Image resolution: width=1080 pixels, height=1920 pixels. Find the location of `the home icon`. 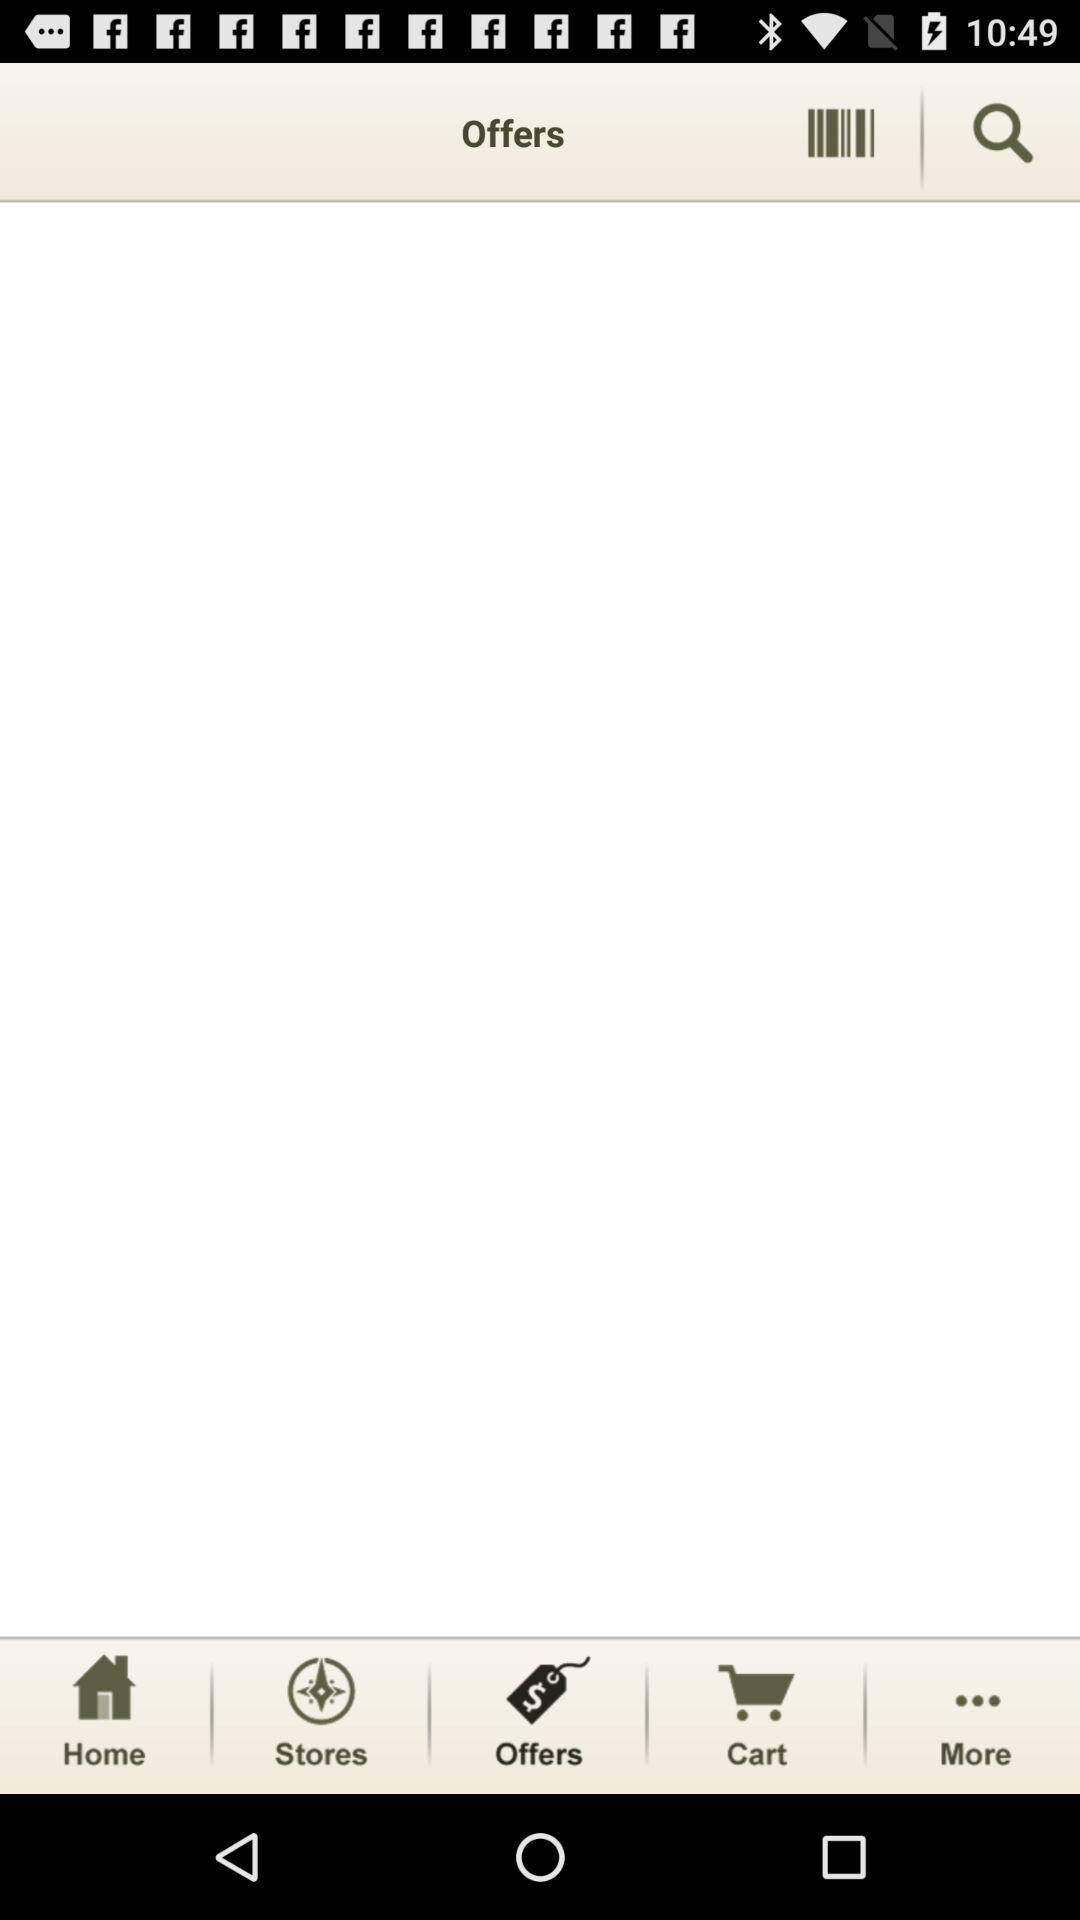

the home icon is located at coordinates (103, 1835).